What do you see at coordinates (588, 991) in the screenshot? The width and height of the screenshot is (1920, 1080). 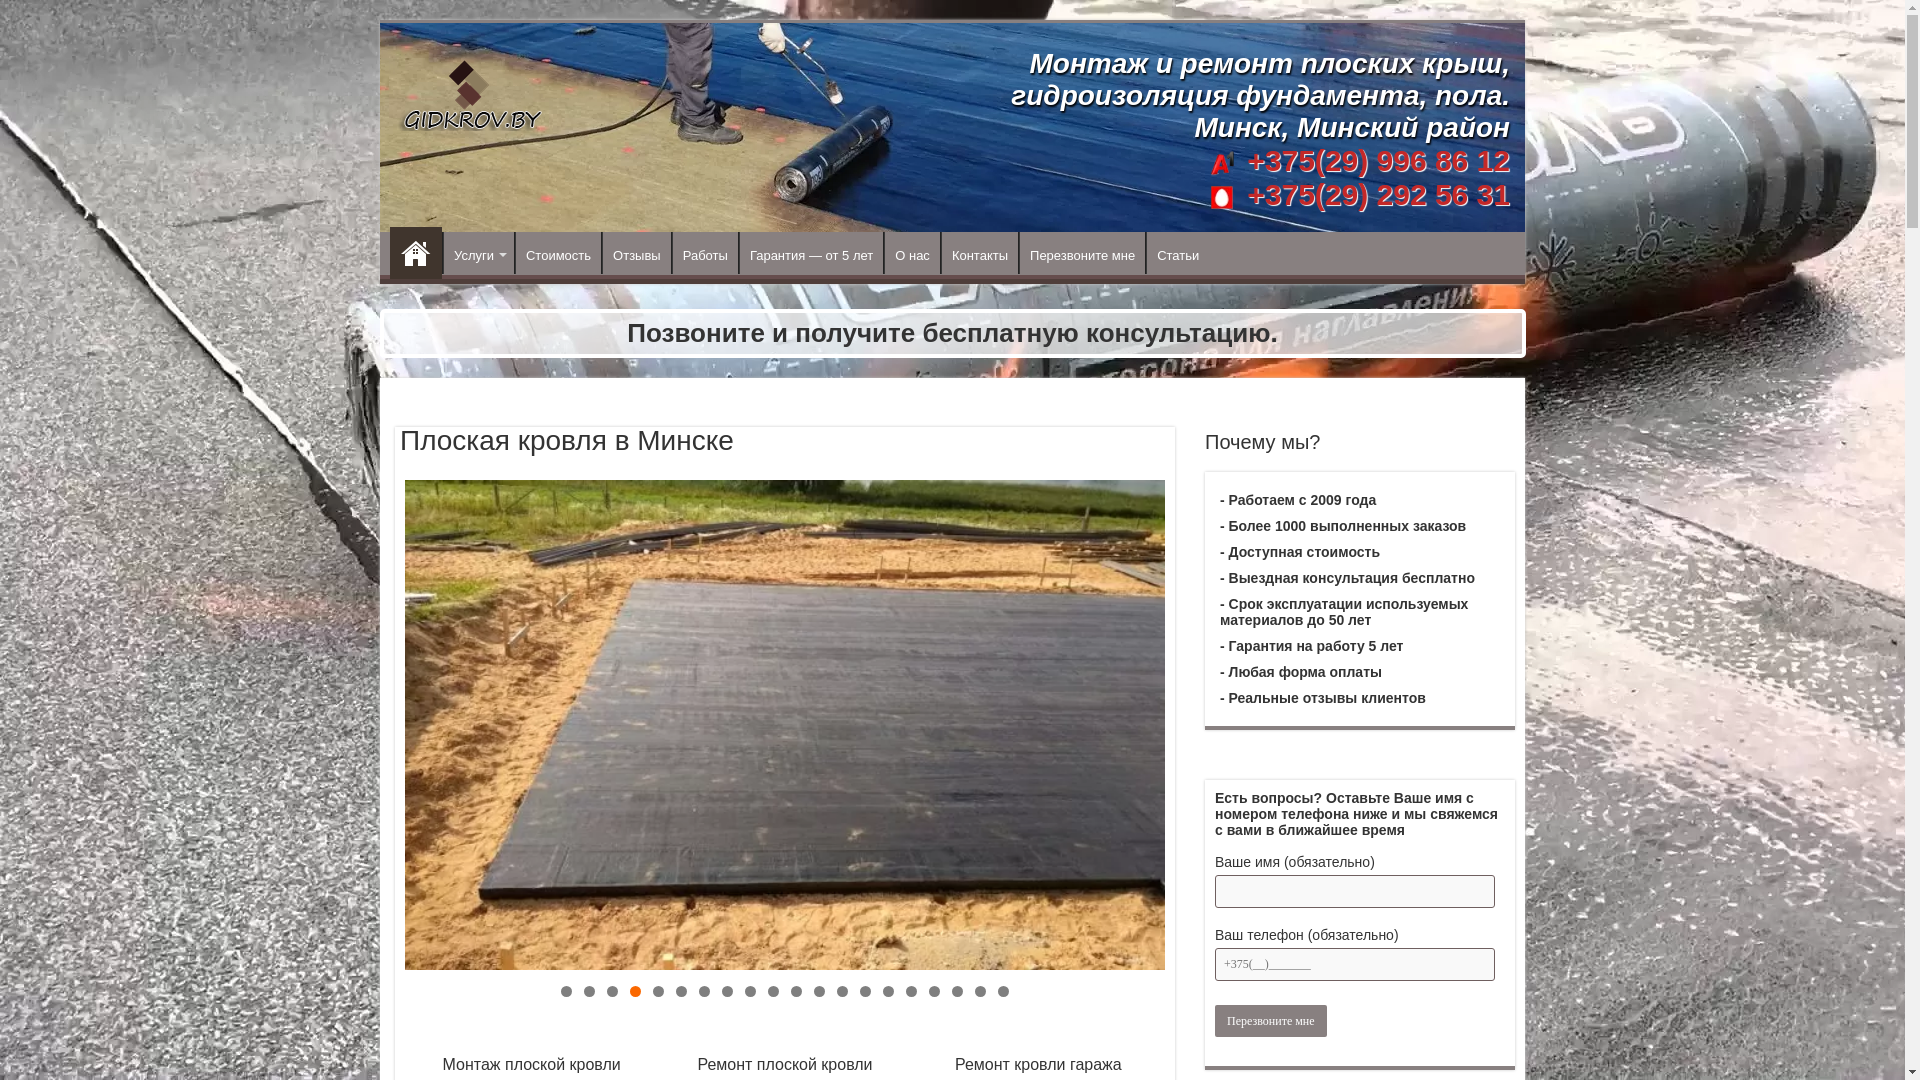 I see `'2'` at bounding box center [588, 991].